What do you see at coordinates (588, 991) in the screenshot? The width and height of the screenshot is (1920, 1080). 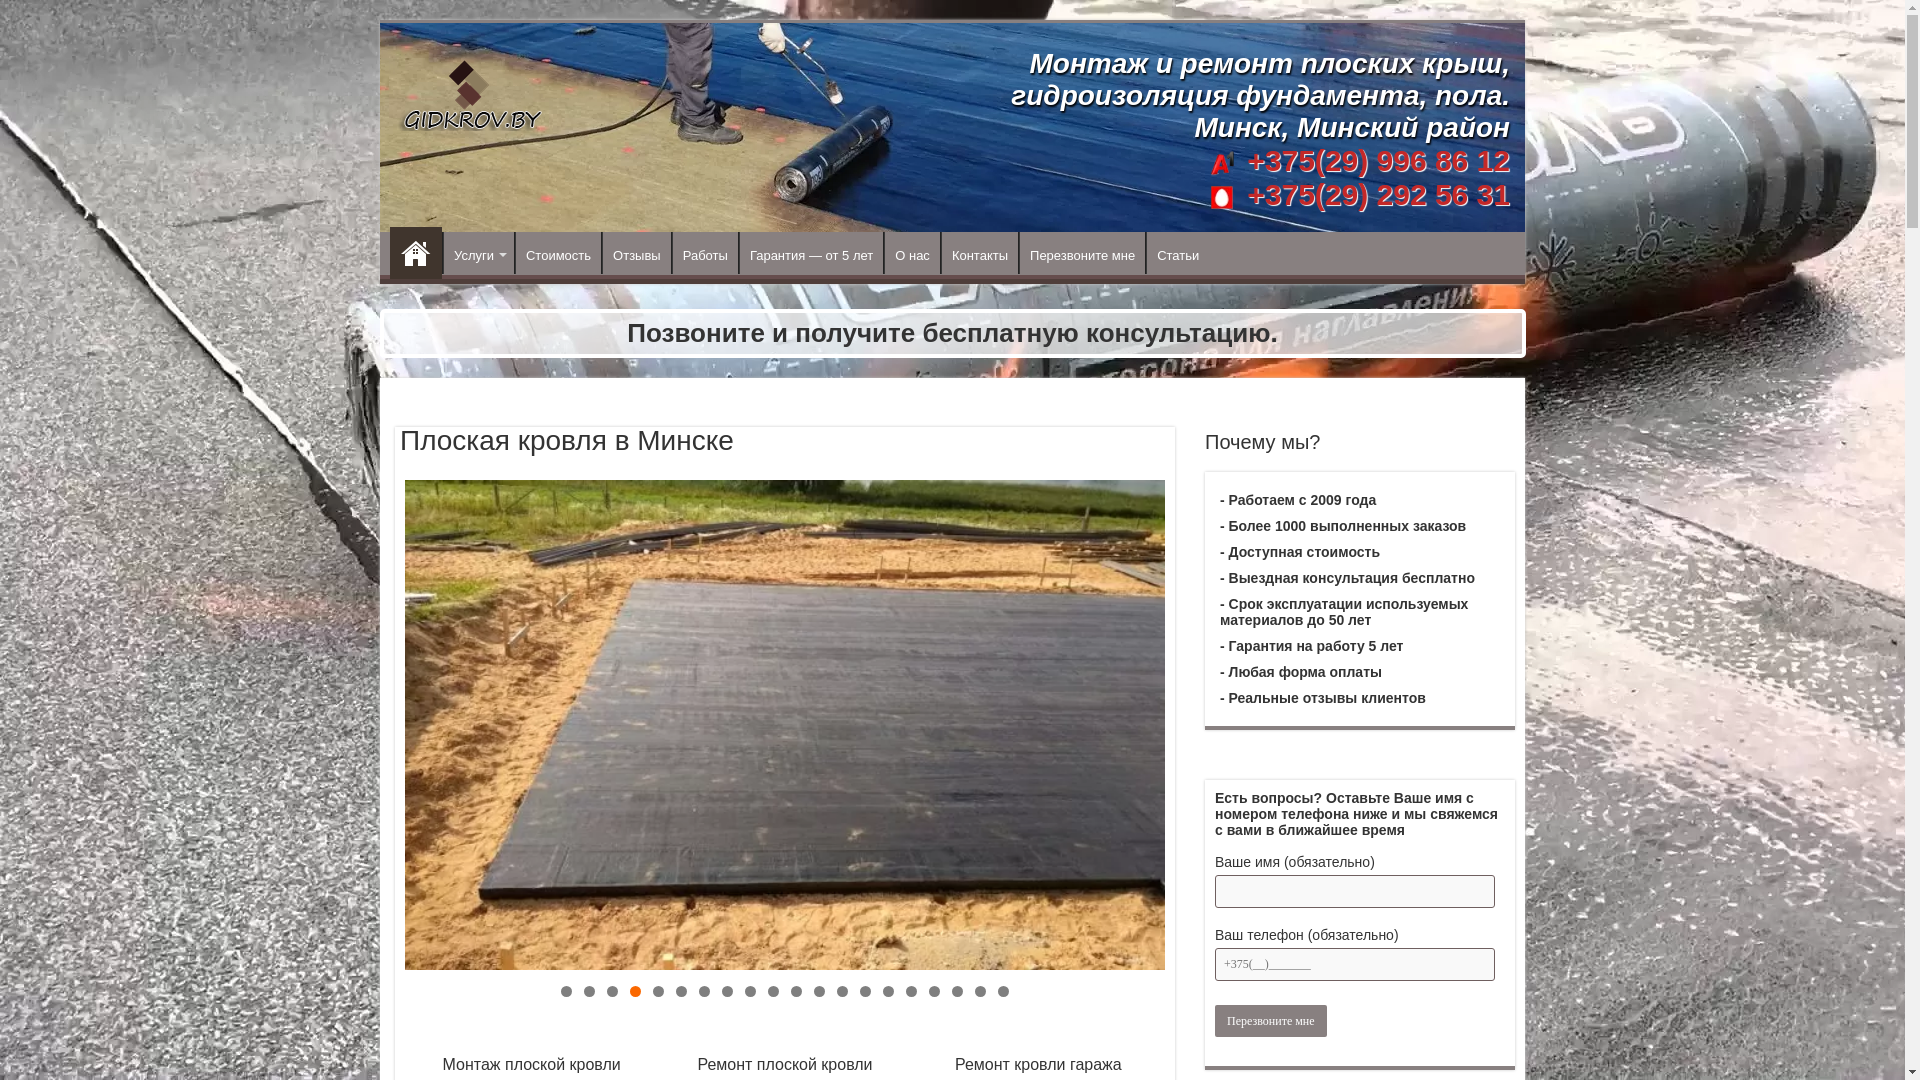 I see `'2'` at bounding box center [588, 991].